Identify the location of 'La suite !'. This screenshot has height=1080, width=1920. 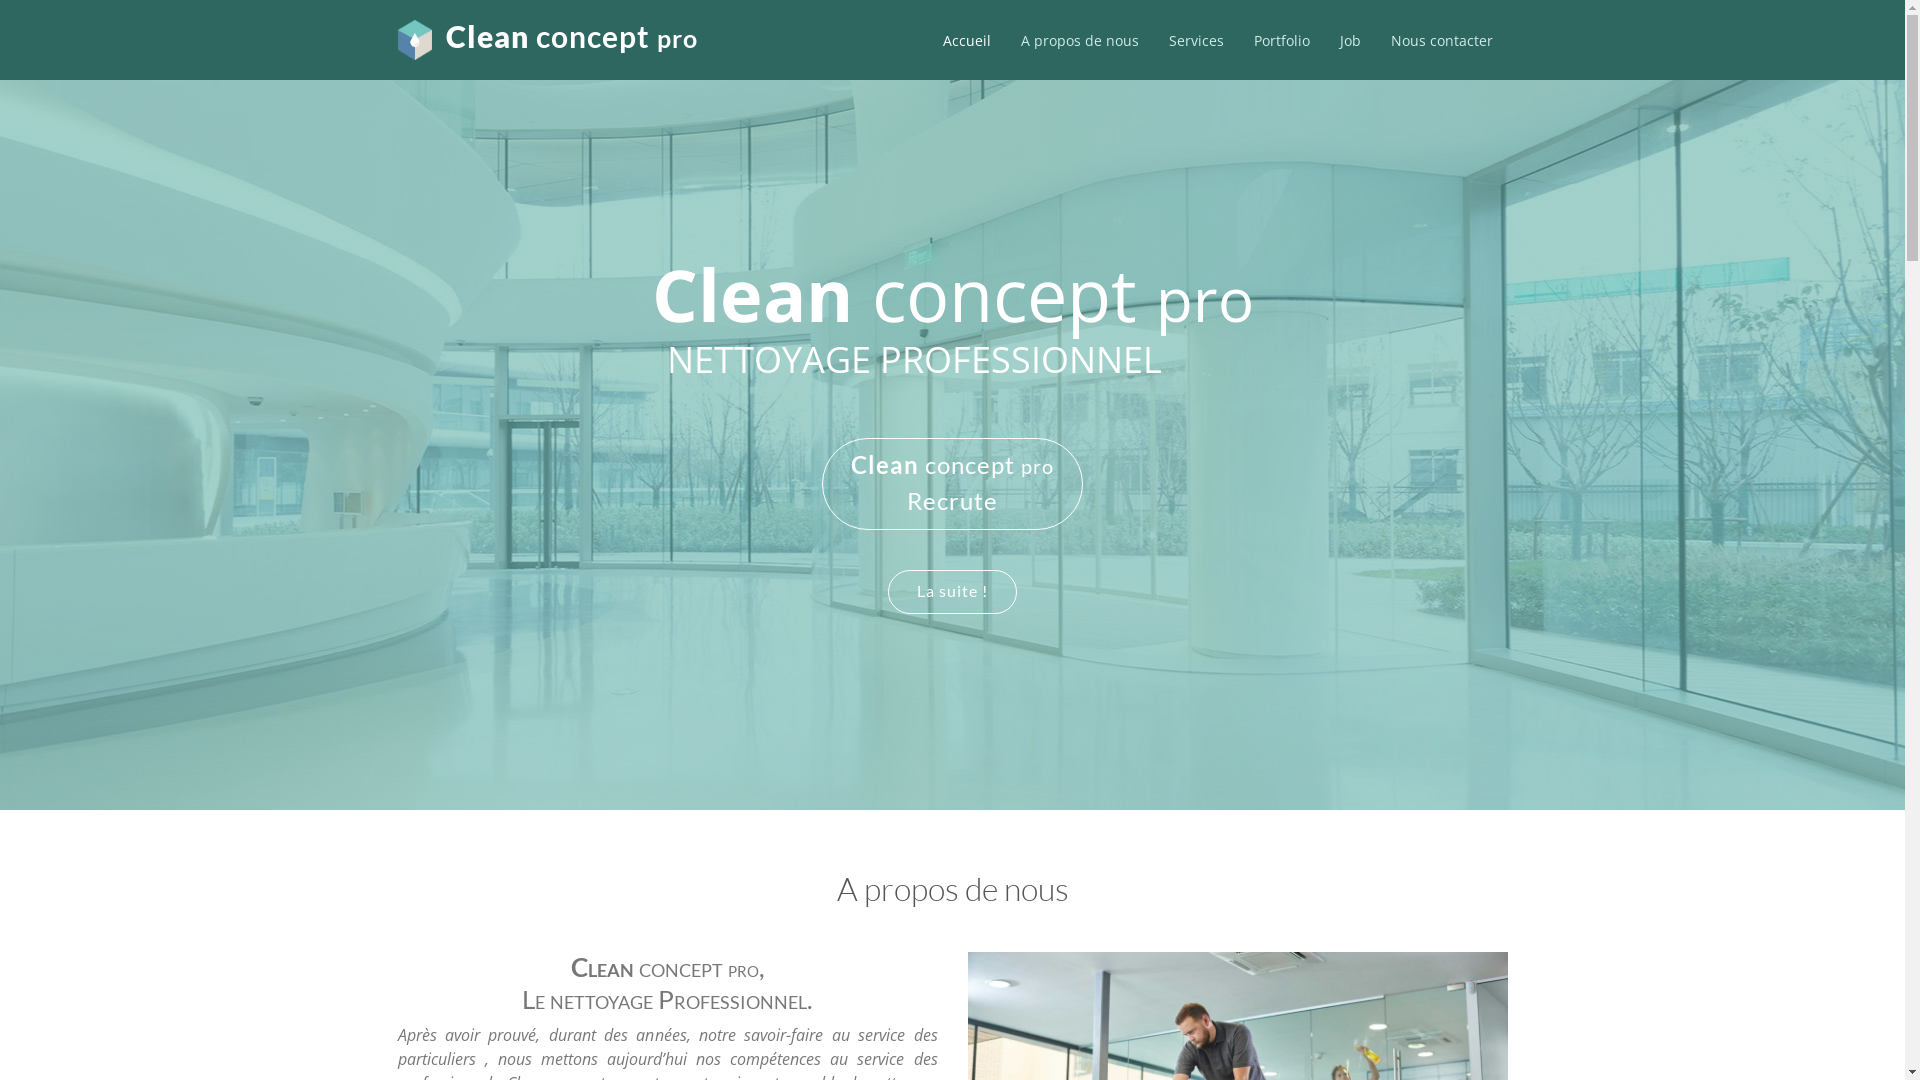
(951, 590).